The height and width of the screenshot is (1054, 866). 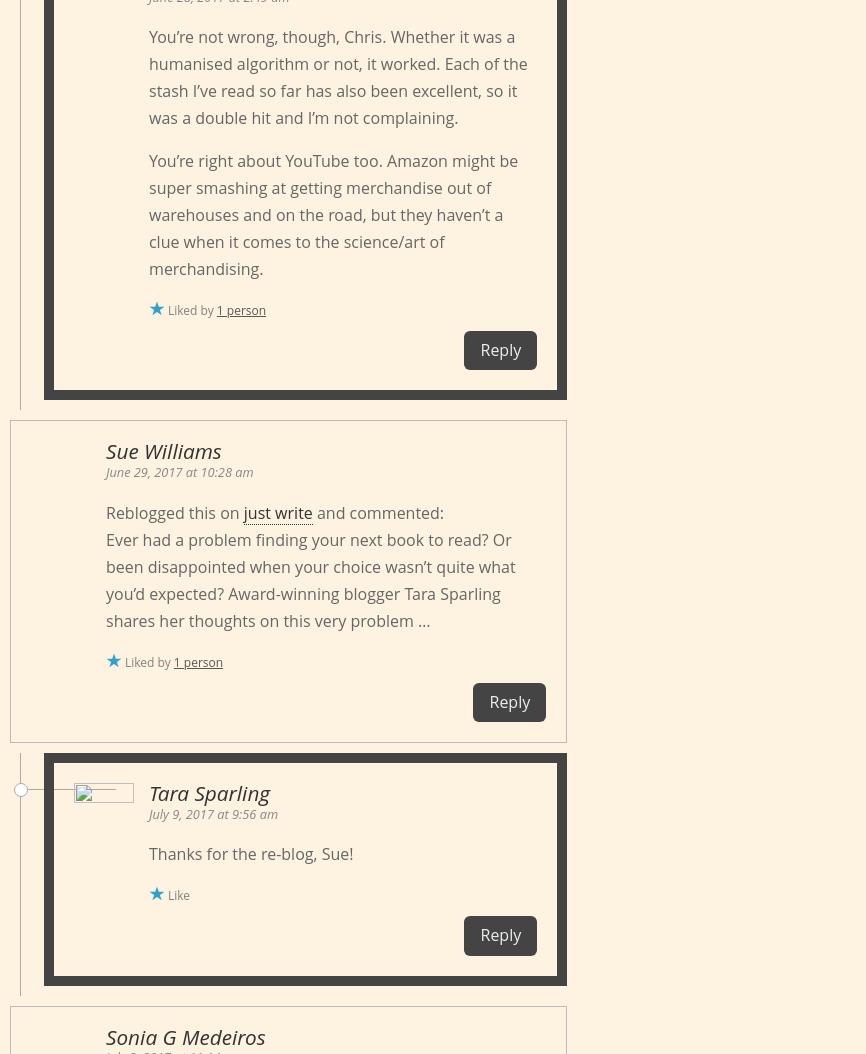 What do you see at coordinates (309, 579) in the screenshot?
I see `'Ever had a problem finding your next book to read?  Or been disappointed when your choice wasn’t quite what you’d expected?  Award-winning blogger Tara Sparling  shares her thoughts on this very problem …'` at bounding box center [309, 579].